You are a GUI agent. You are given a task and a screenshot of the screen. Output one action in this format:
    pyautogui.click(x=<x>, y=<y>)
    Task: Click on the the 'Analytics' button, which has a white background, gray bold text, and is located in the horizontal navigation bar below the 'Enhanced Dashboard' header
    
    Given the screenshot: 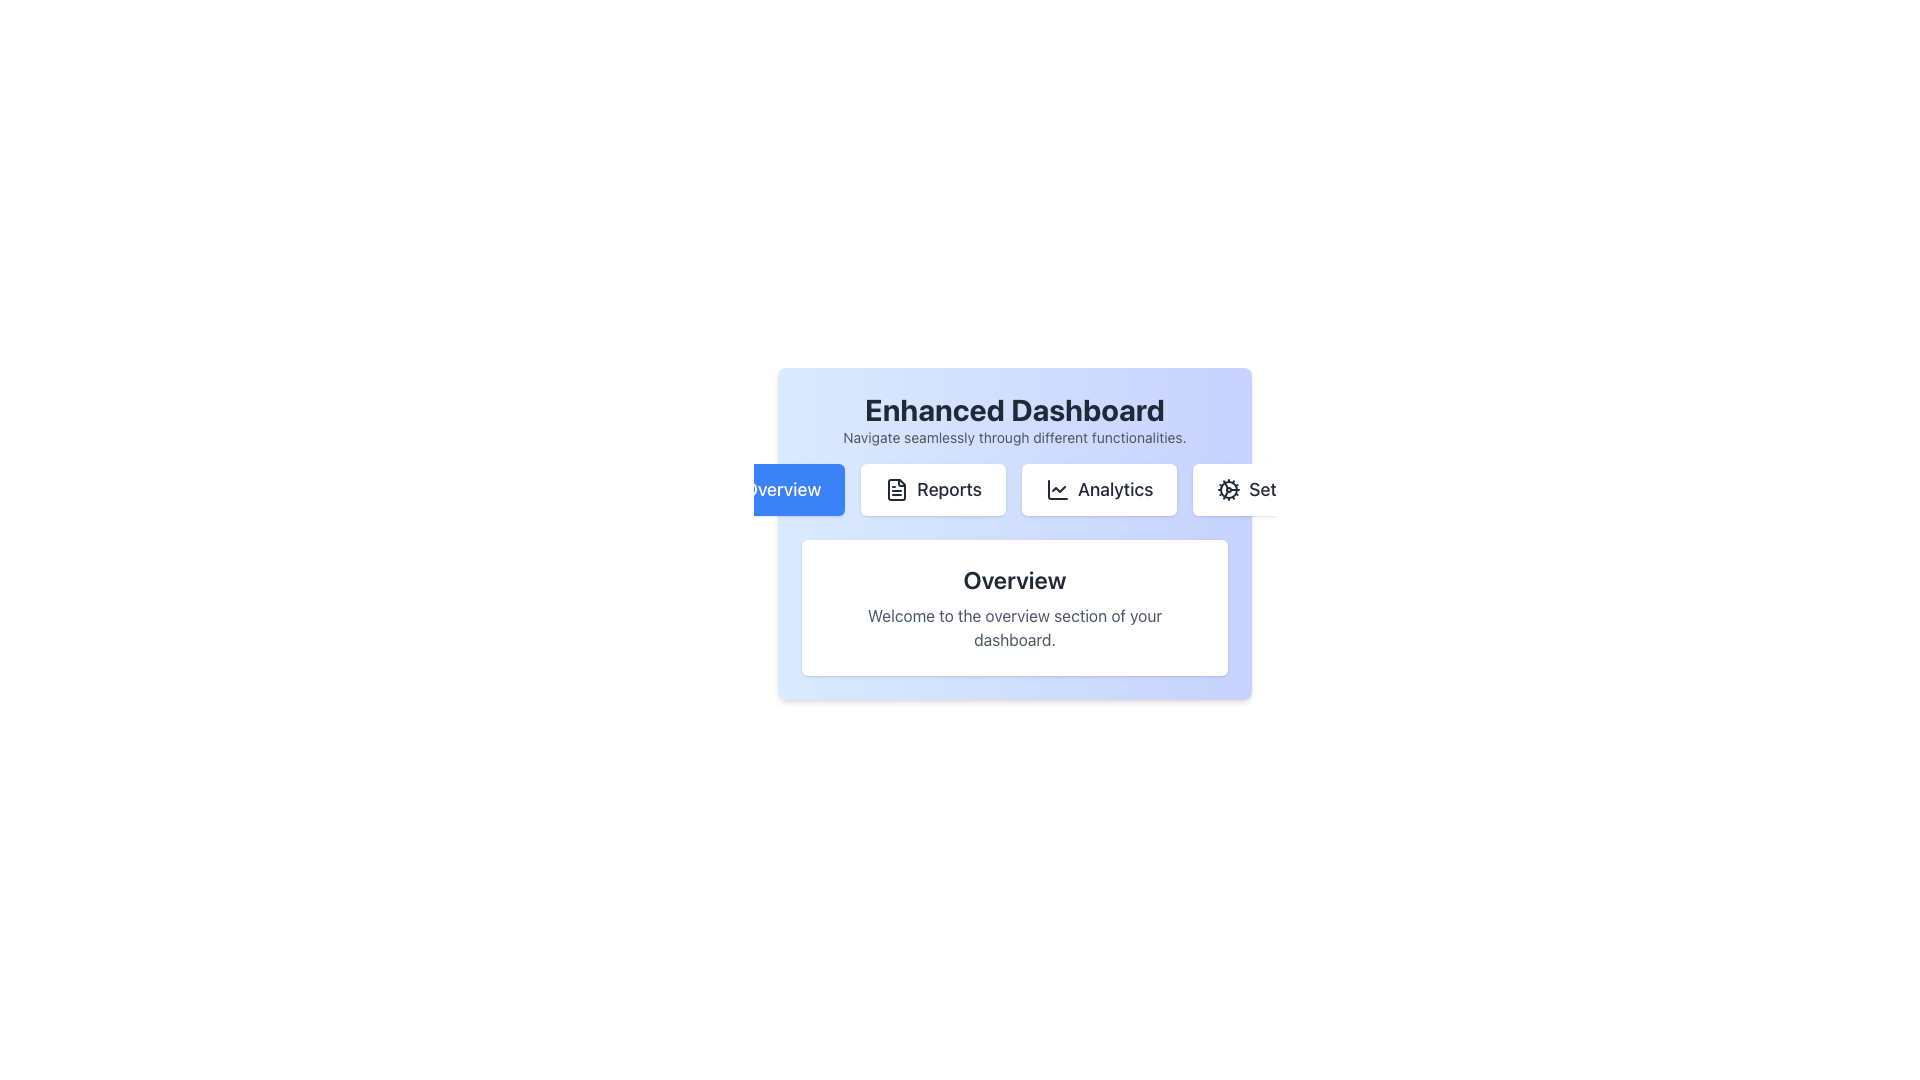 What is the action you would take?
    pyautogui.click(x=1098, y=489)
    